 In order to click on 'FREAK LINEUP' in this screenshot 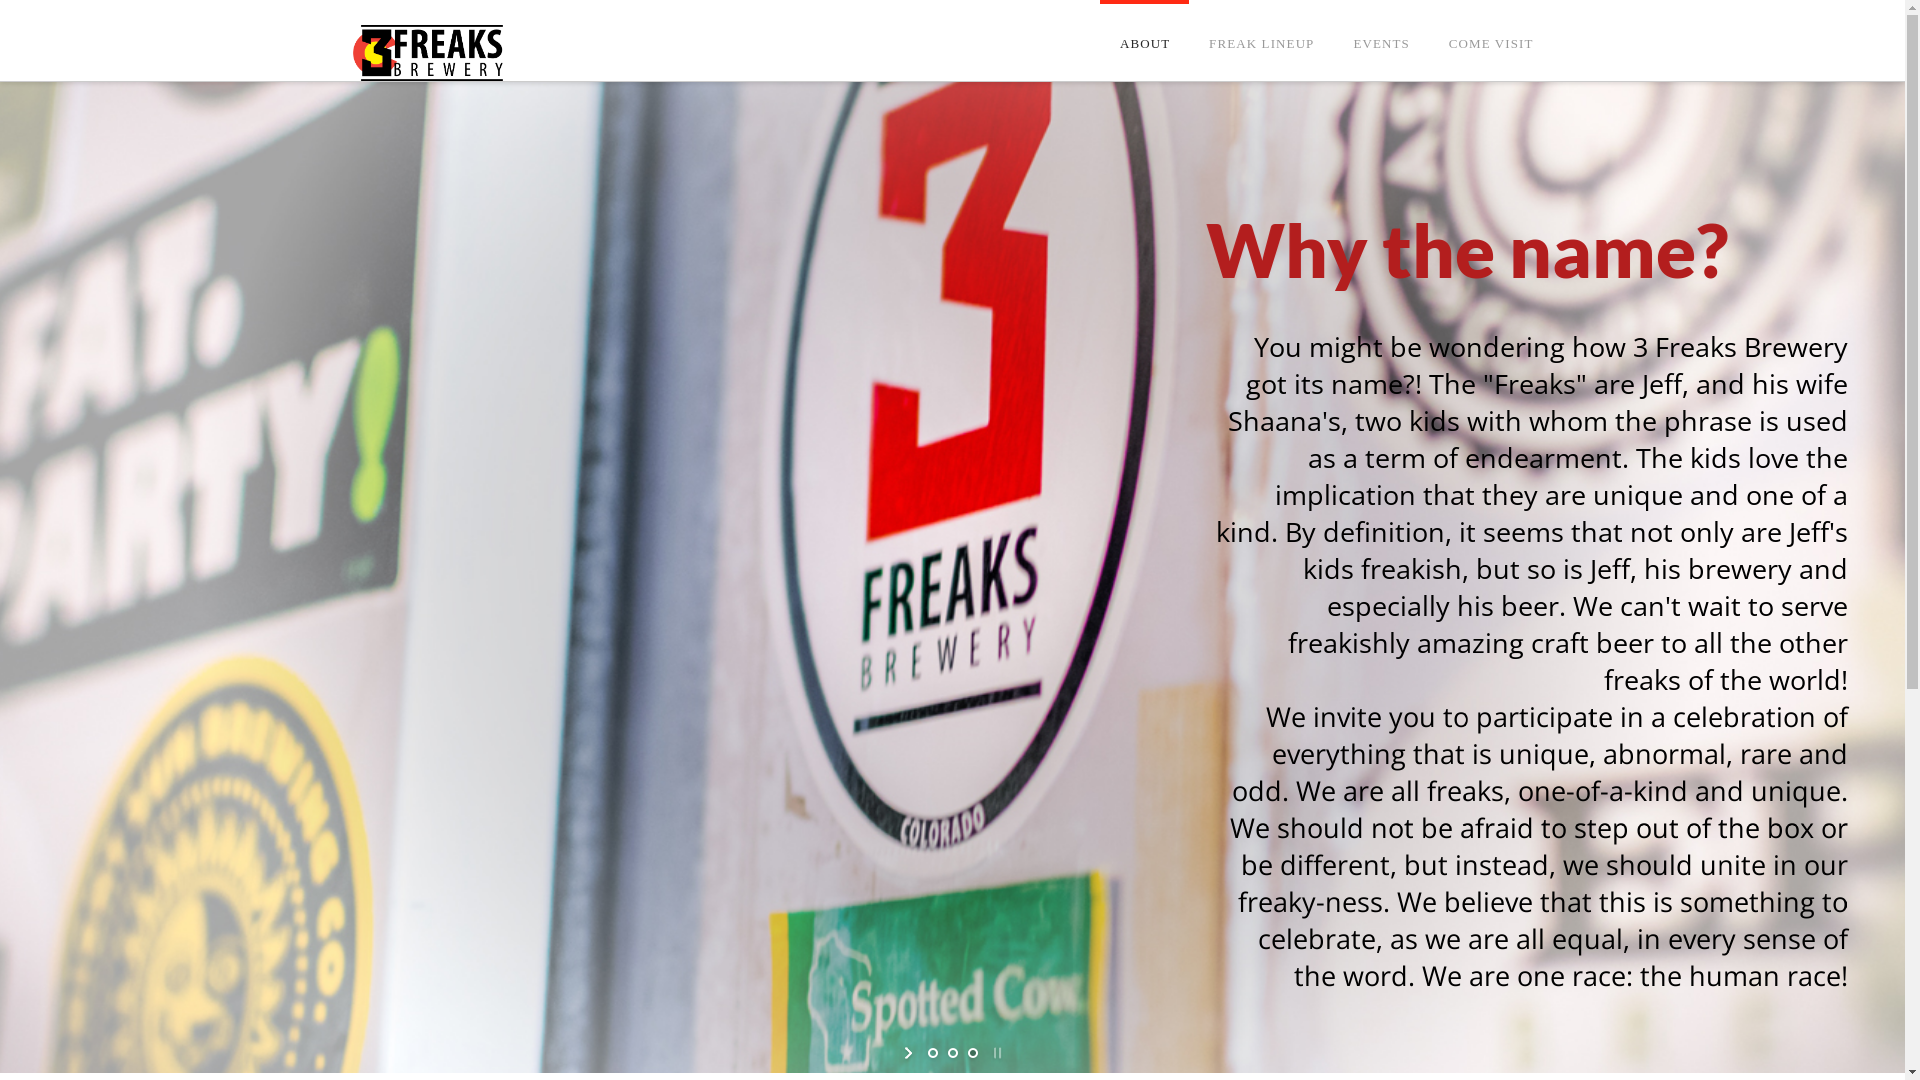, I will do `click(1260, 18)`.